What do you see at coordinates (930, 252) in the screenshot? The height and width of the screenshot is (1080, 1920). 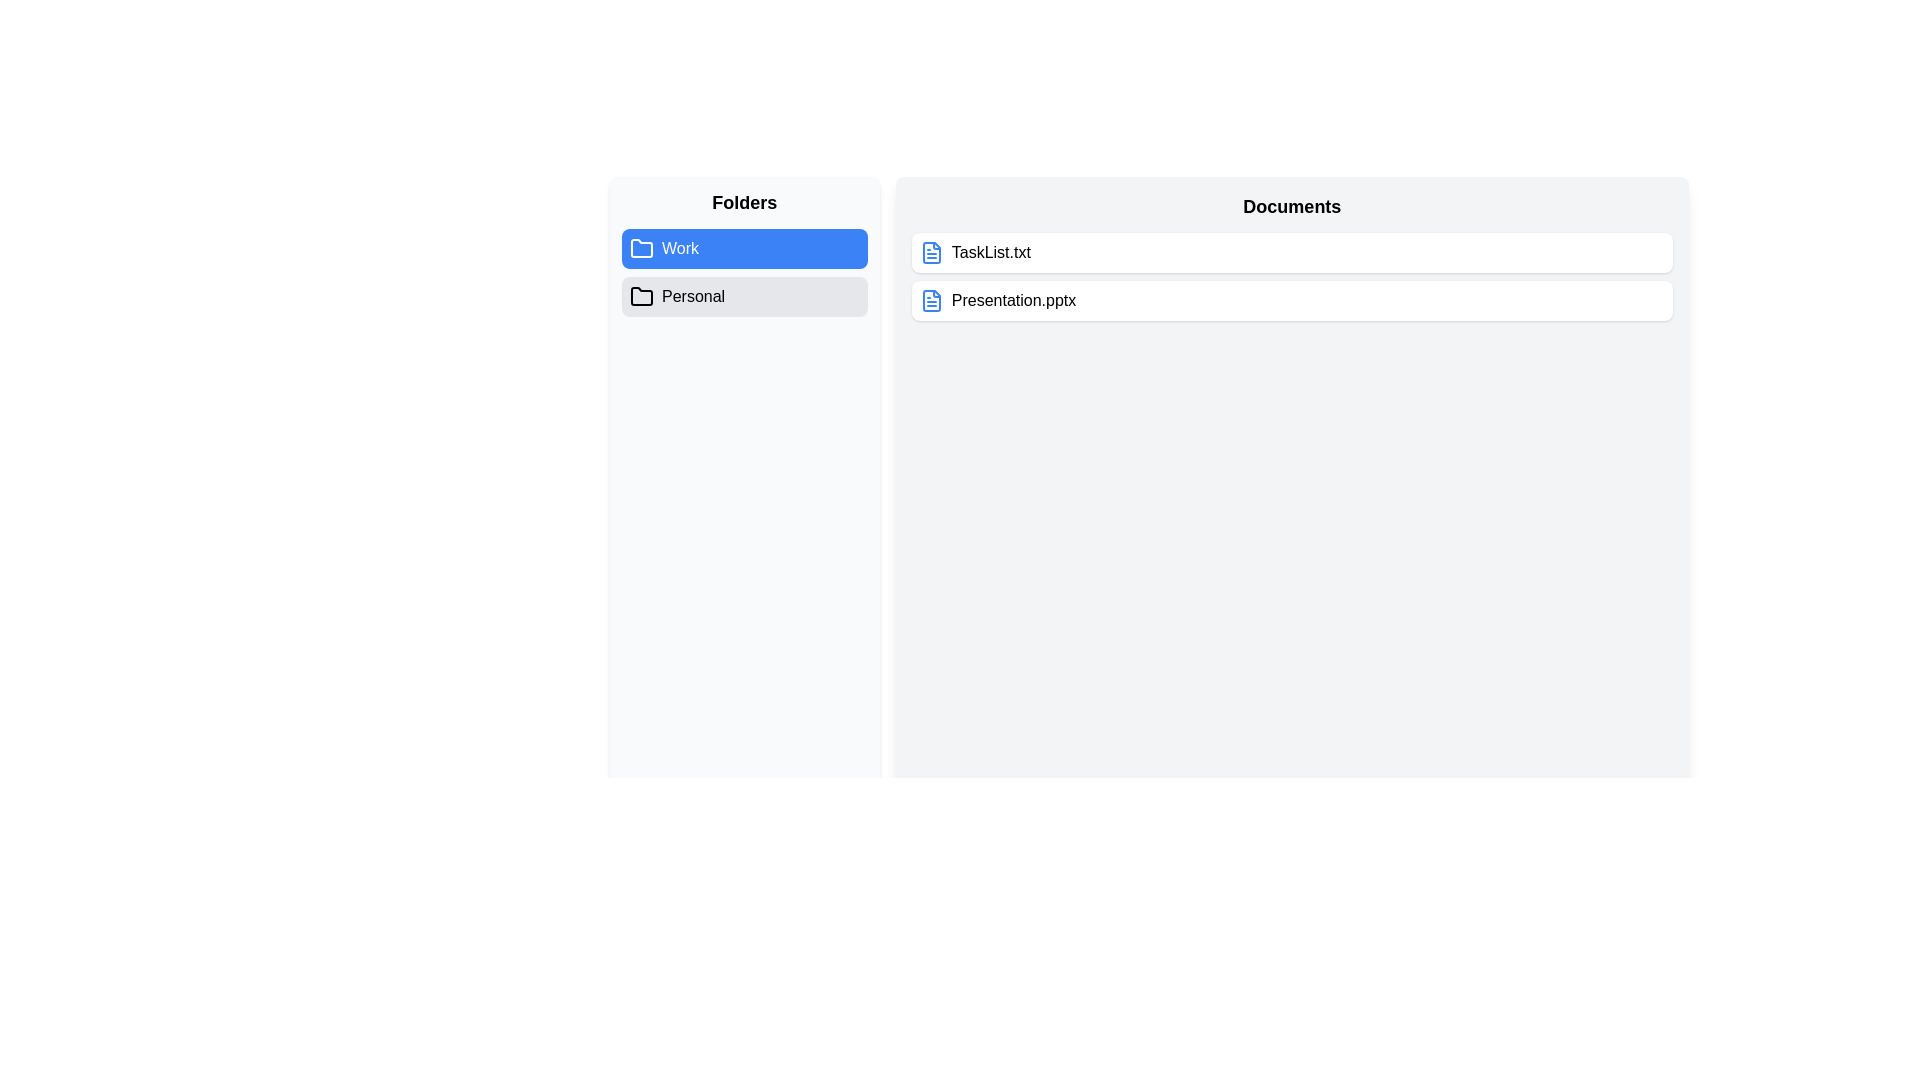 I see `the graphical icon representing the document or file type, which is located to the left of 'TaskList.txt' in the list of document entries` at bounding box center [930, 252].